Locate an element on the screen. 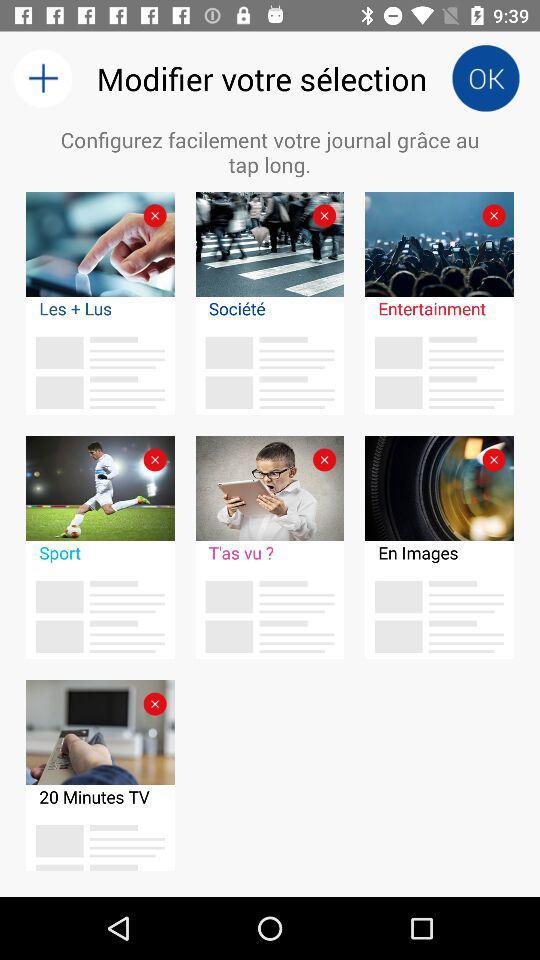 The height and width of the screenshot is (960, 540). the add icon is located at coordinates (42, 78).